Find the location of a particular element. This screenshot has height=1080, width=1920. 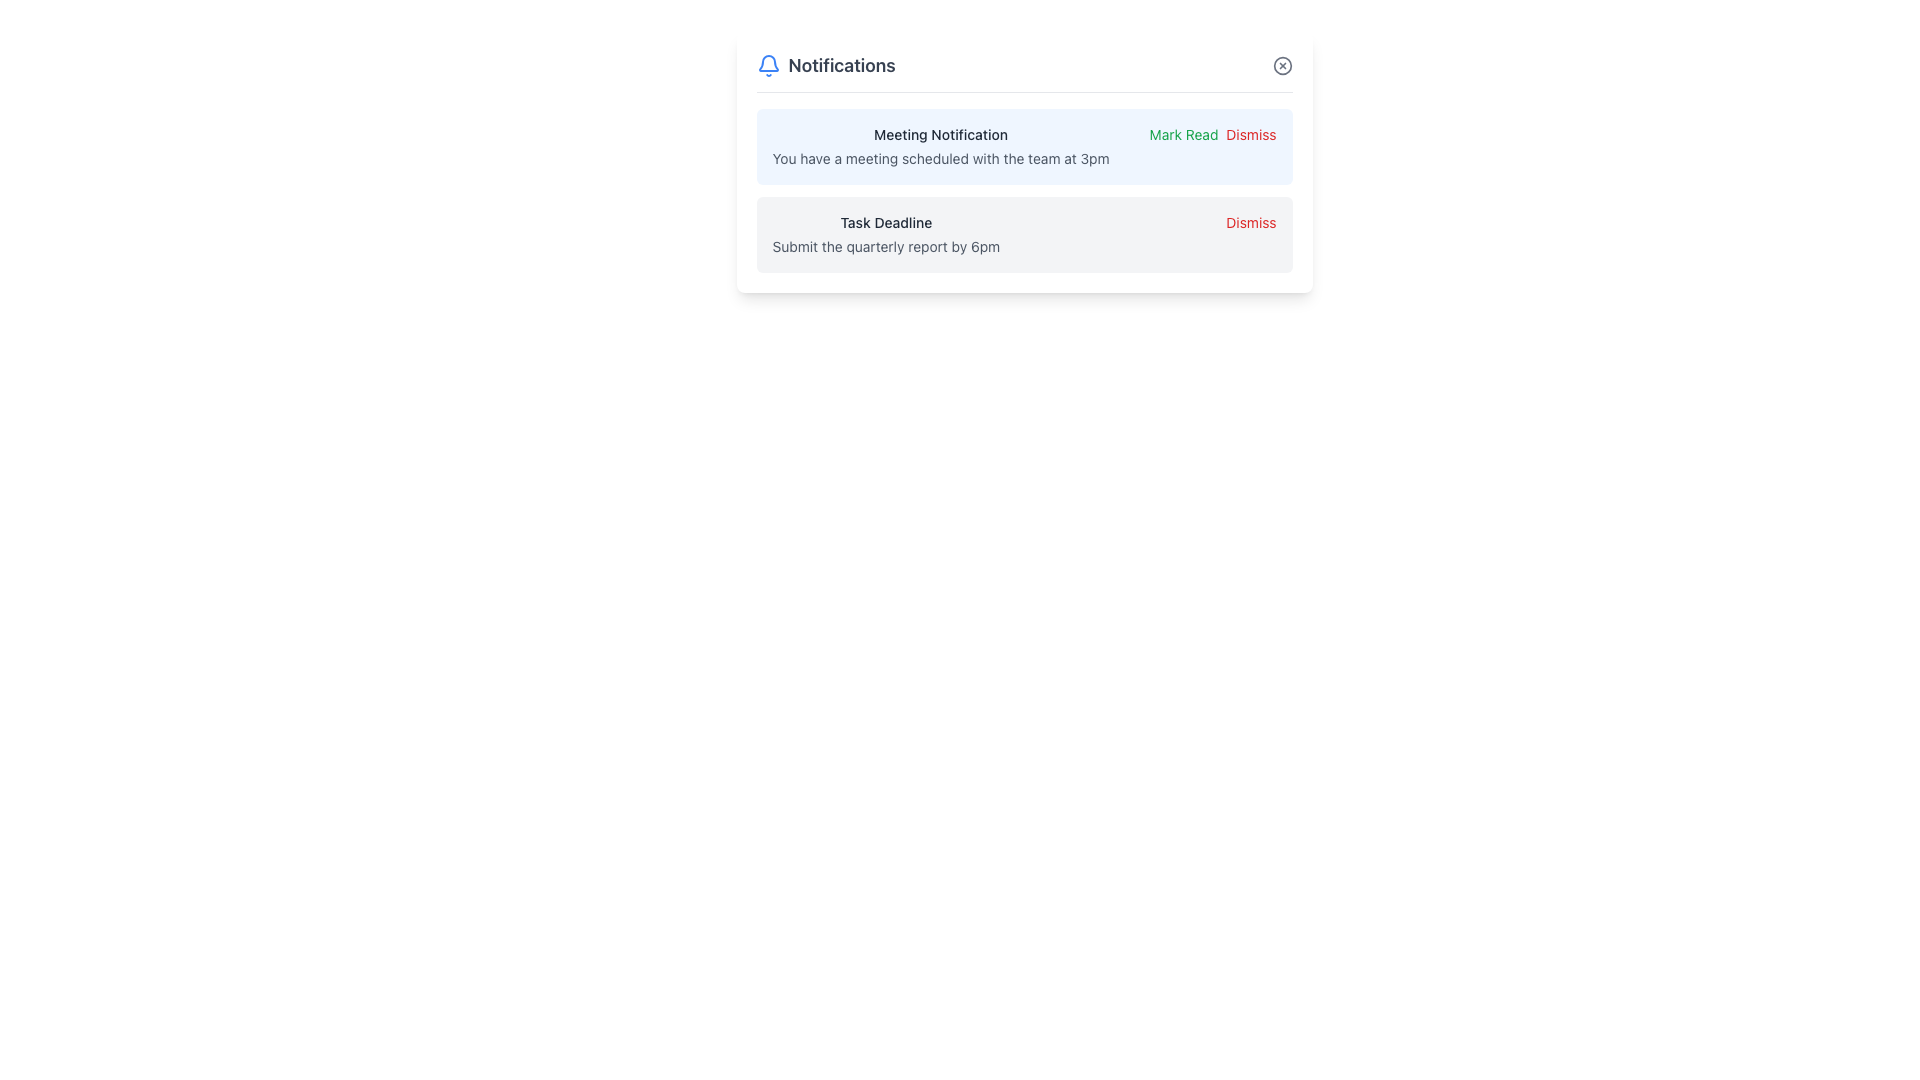

information conveyed by the 'Task Deadline' informational text block, which displays a bold title and descriptive text about submitting a quarterly report is located at coordinates (885, 234).